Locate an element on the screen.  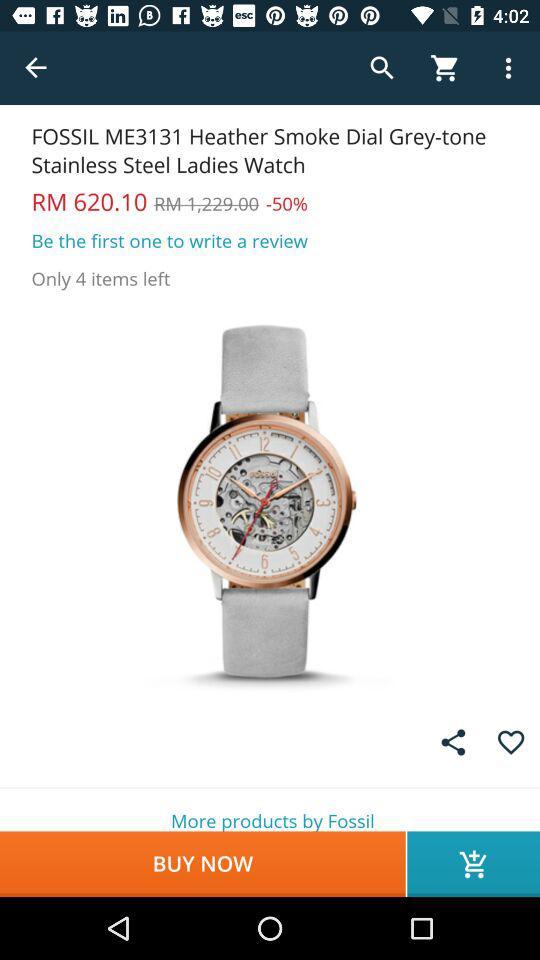
to favorites is located at coordinates (511, 741).